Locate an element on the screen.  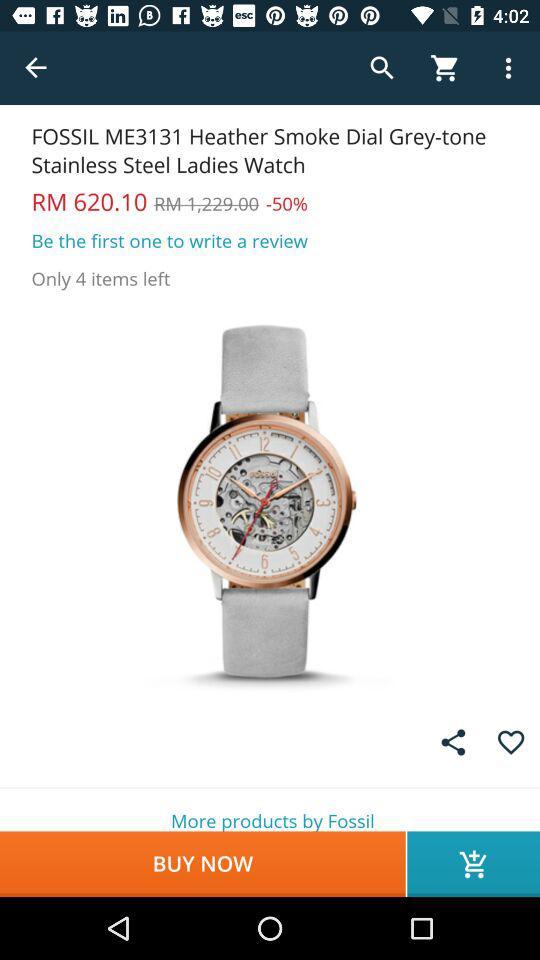
to favorites is located at coordinates (511, 741).